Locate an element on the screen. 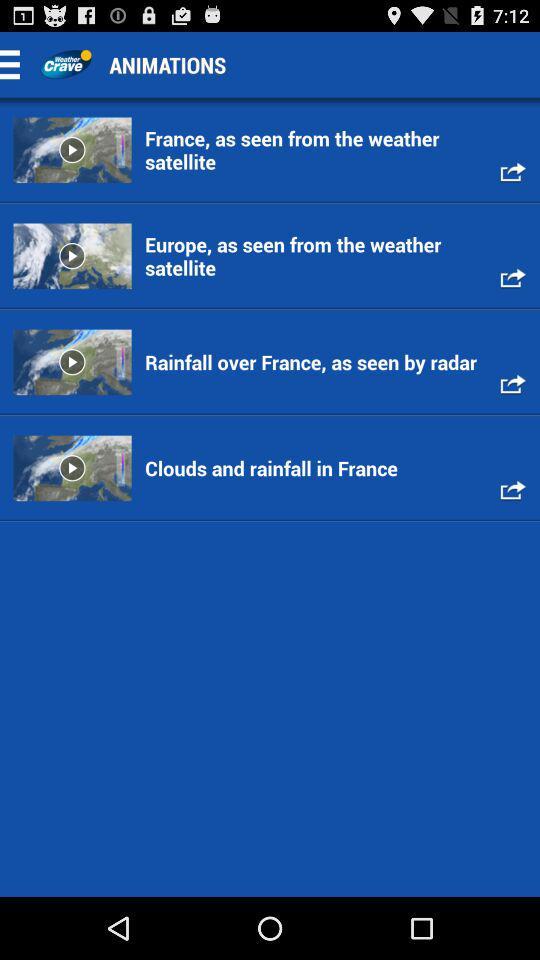 The width and height of the screenshot is (540, 960). bring up a user is located at coordinates (65, 64).